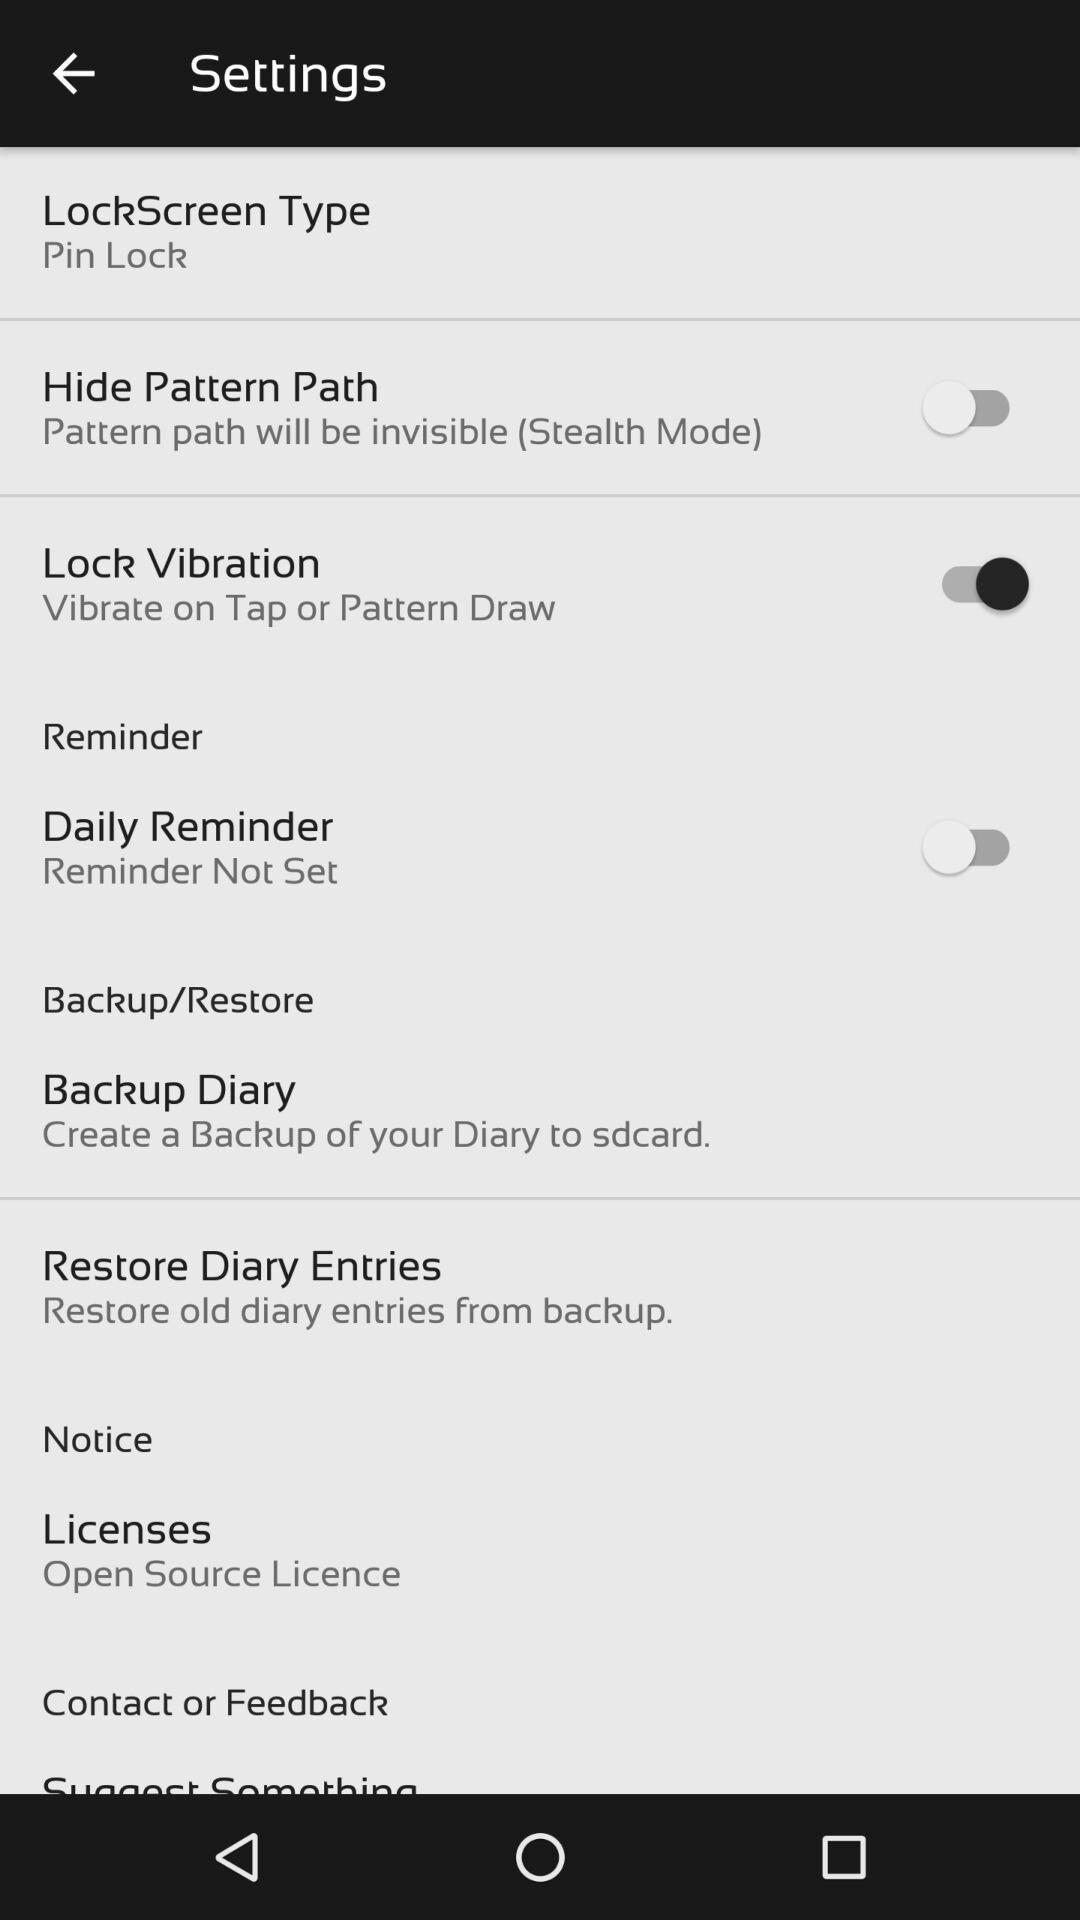  I want to click on pin lock, so click(114, 253).